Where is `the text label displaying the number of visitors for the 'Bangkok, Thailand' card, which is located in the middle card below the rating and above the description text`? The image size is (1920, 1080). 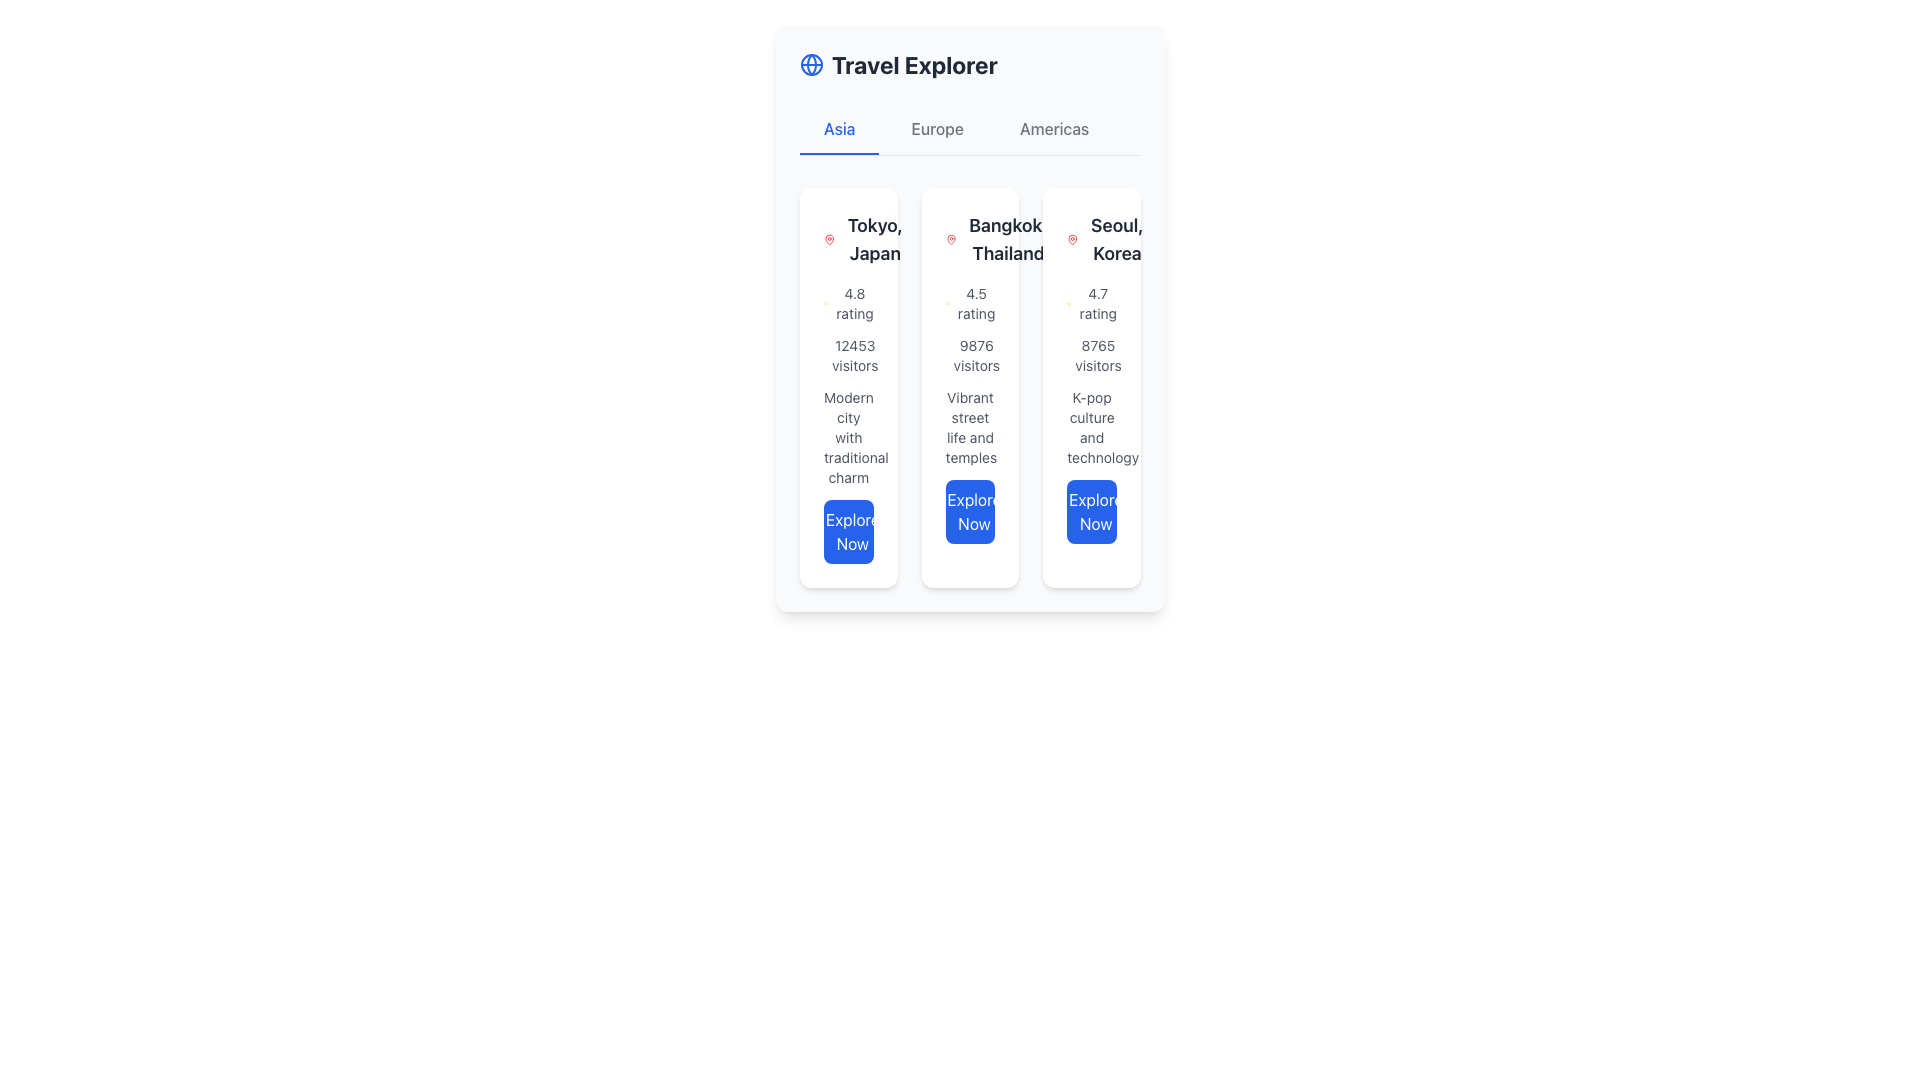 the text label displaying the number of visitors for the 'Bangkok, Thailand' card, which is located in the middle card below the rating and above the description text is located at coordinates (976, 354).